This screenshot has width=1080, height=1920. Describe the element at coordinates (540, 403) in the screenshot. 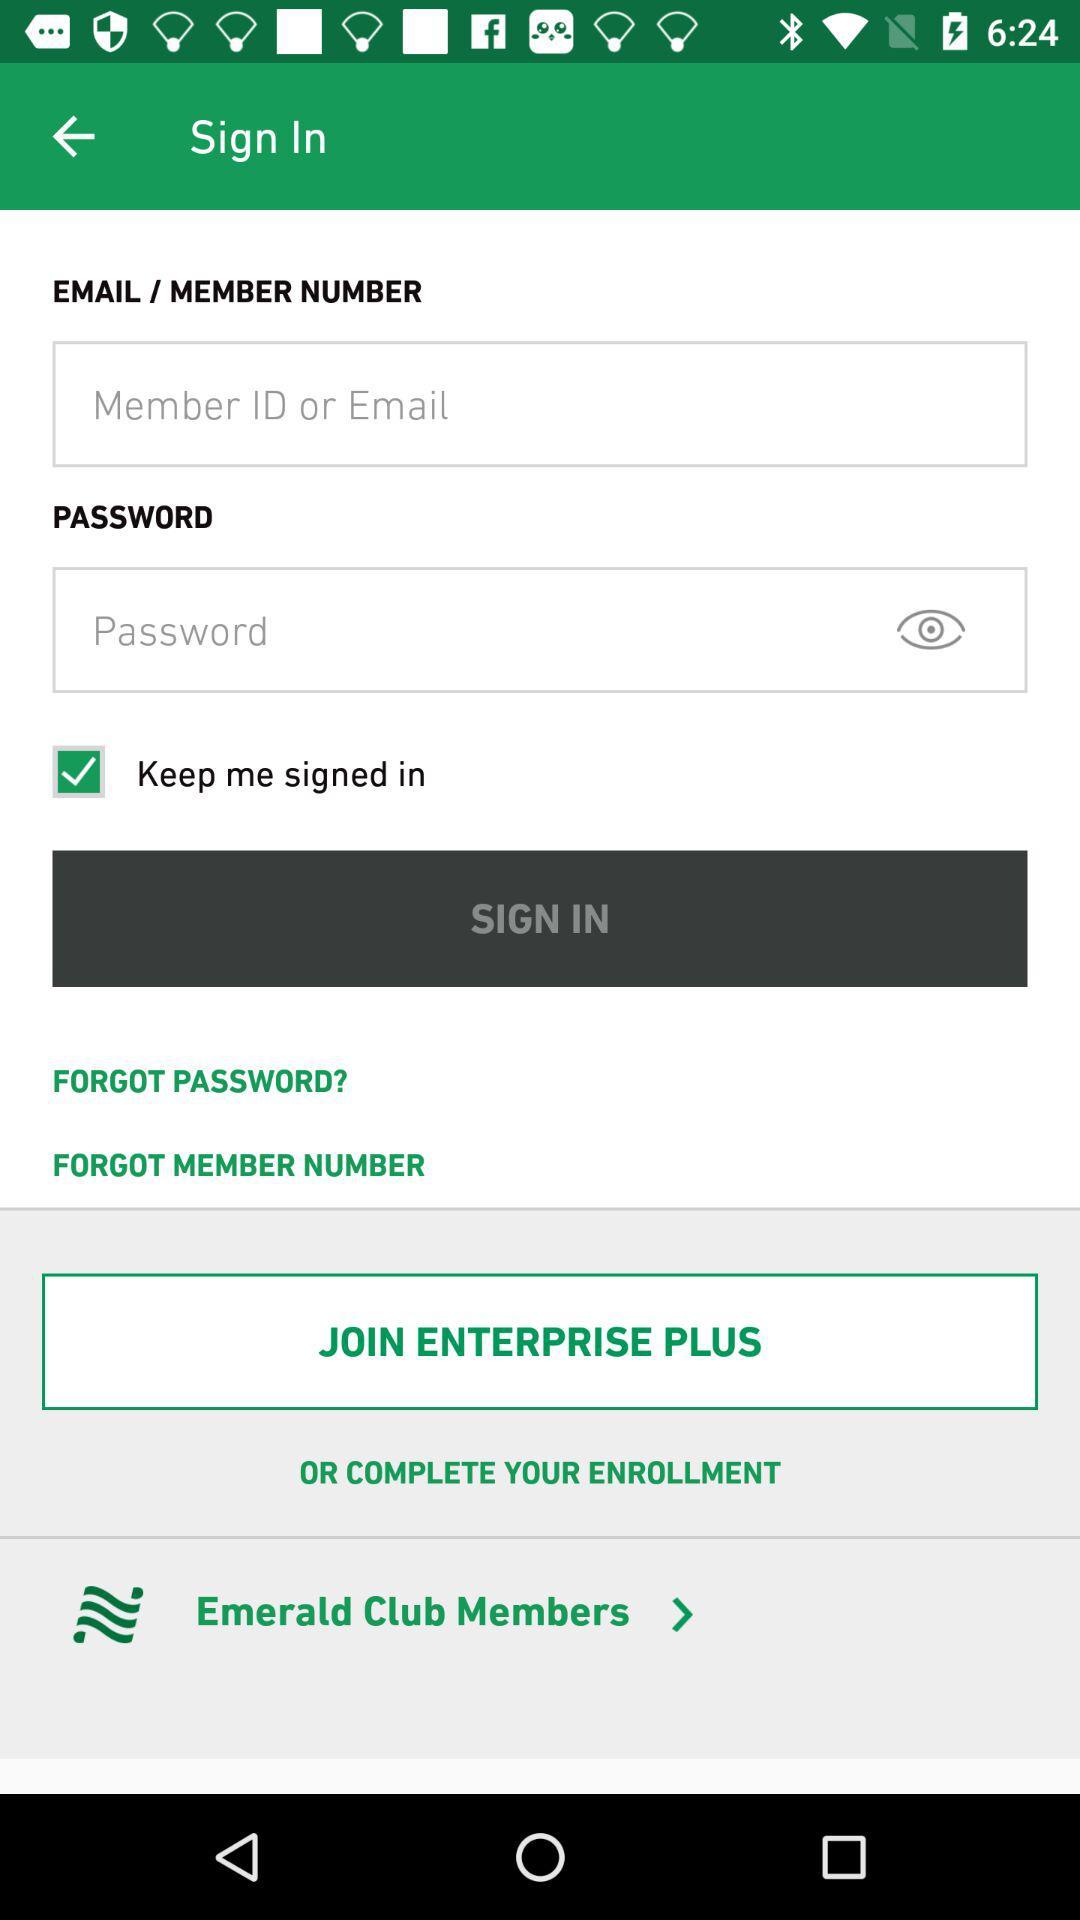

I see `id or email` at that location.